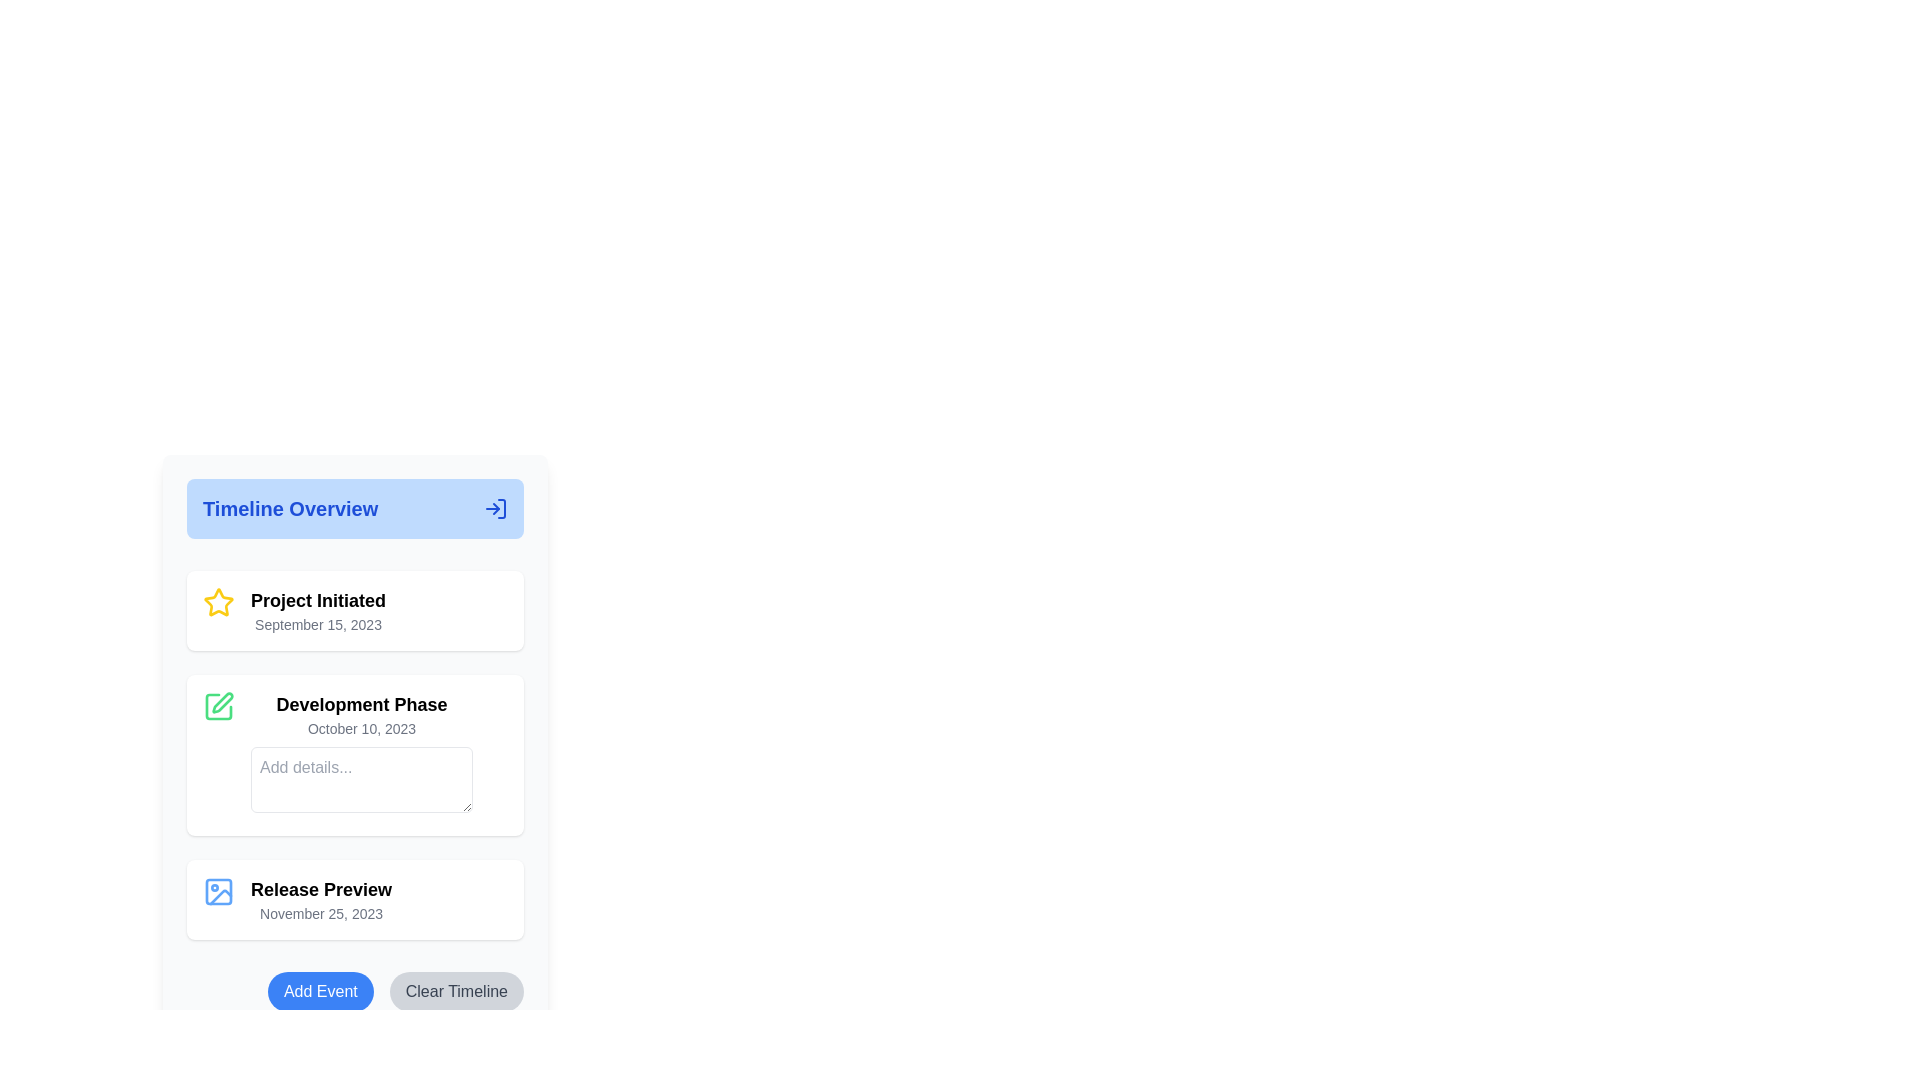 Image resolution: width=1920 pixels, height=1080 pixels. Describe the element at coordinates (355, 991) in the screenshot. I see `the 'Add Event' button located at the bottom of the 'Timeline Overview' section` at that location.